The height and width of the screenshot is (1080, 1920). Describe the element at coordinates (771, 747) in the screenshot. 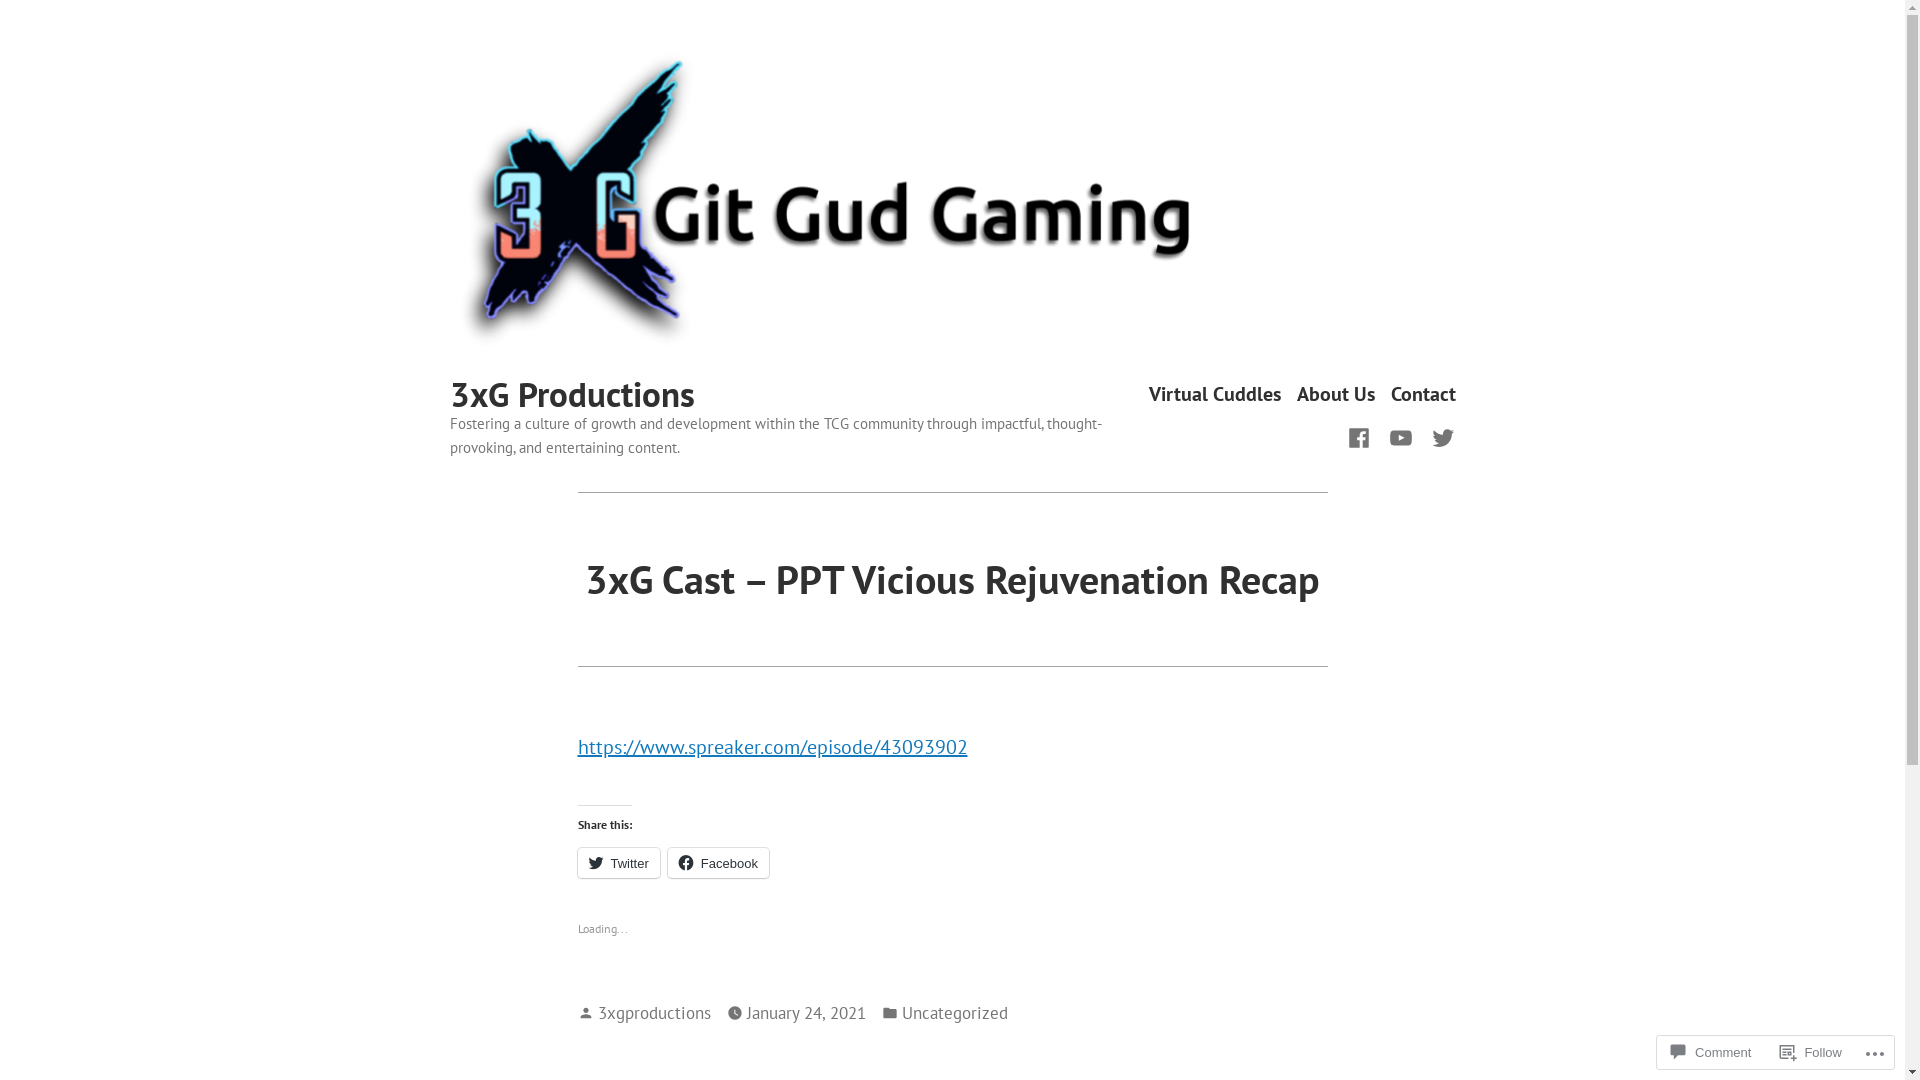

I see `'https://www.spreaker.com/episode/43093902'` at that location.